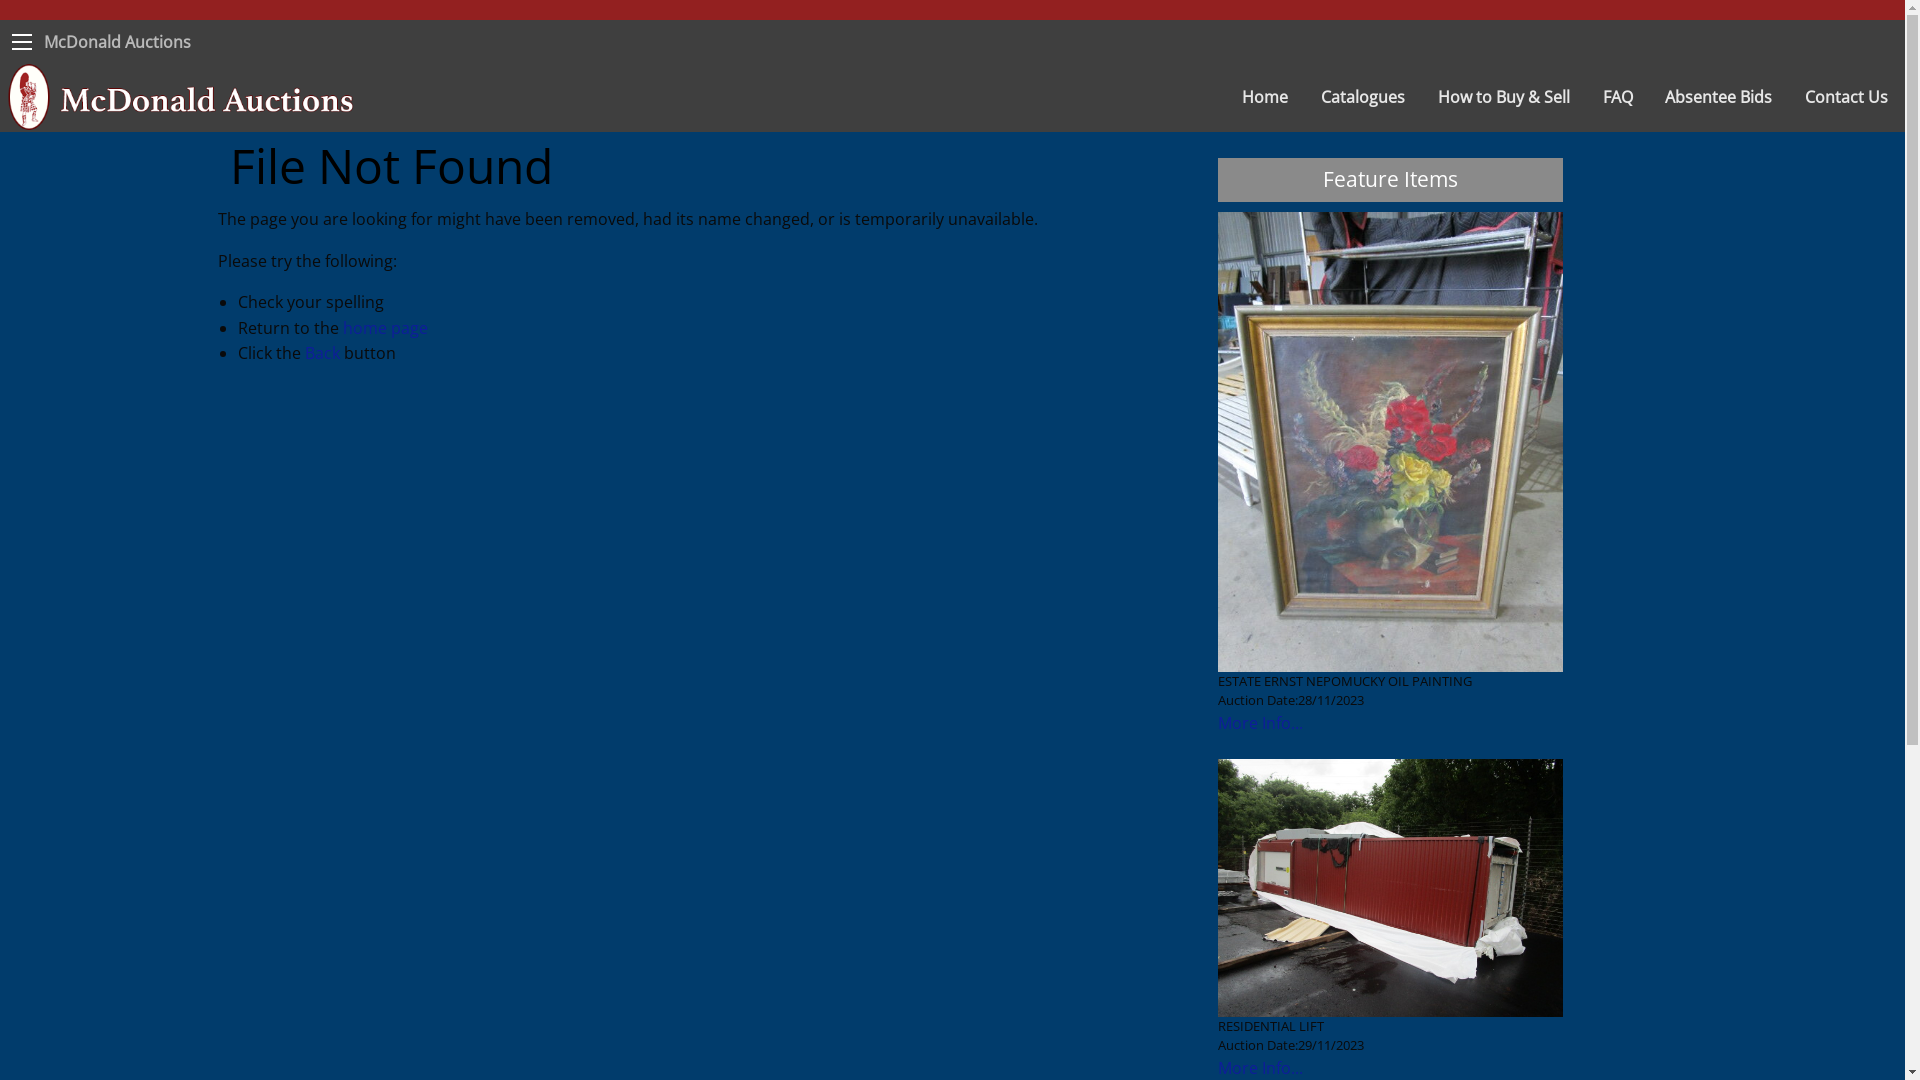 This screenshot has width=1920, height=1080. Describe the element at coordinates (1618, 96) in the screenshot. I see `'FAQ'` at that location.